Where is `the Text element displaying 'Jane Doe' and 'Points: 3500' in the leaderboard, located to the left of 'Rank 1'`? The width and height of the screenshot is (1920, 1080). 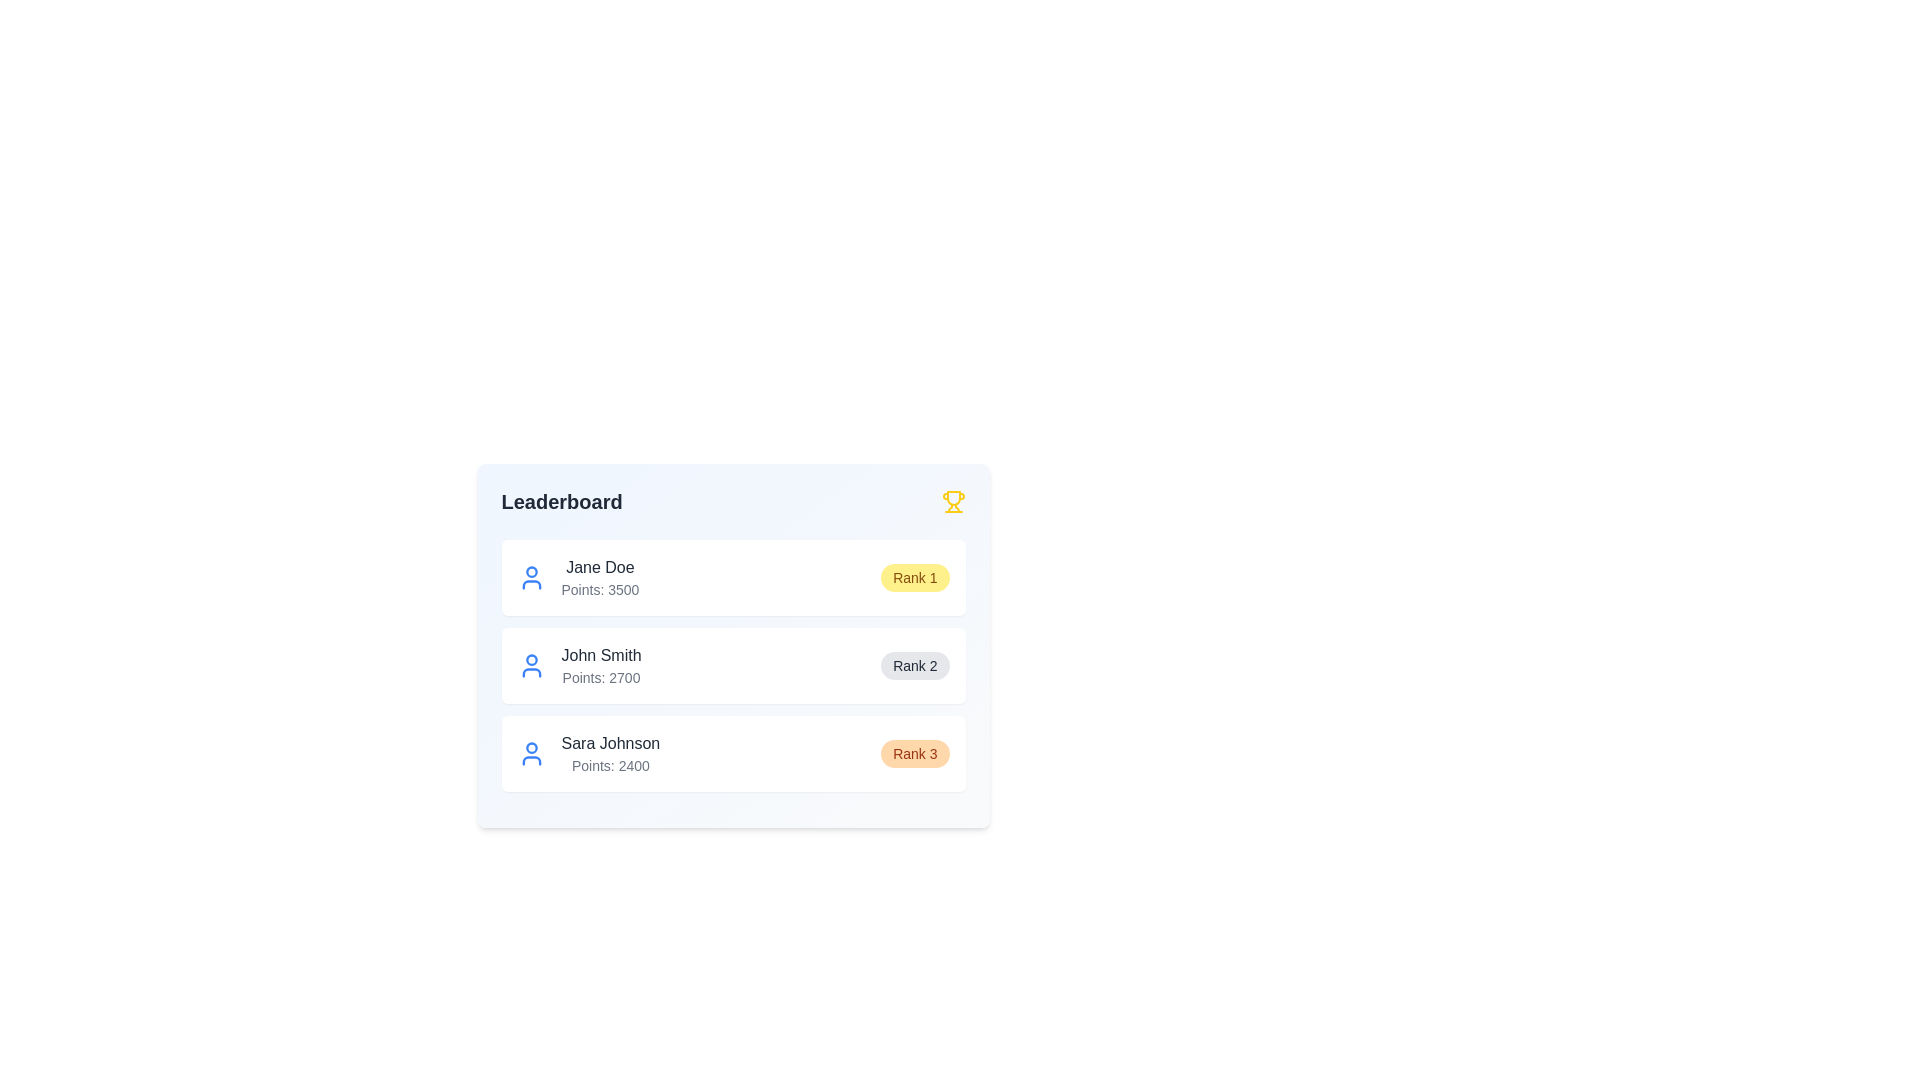 the Text element displaying 'Jane Doe' and 'Points: 3500' in the leaderboard, located to the left of 'Rank 1' is located at coordinates (577, 578).